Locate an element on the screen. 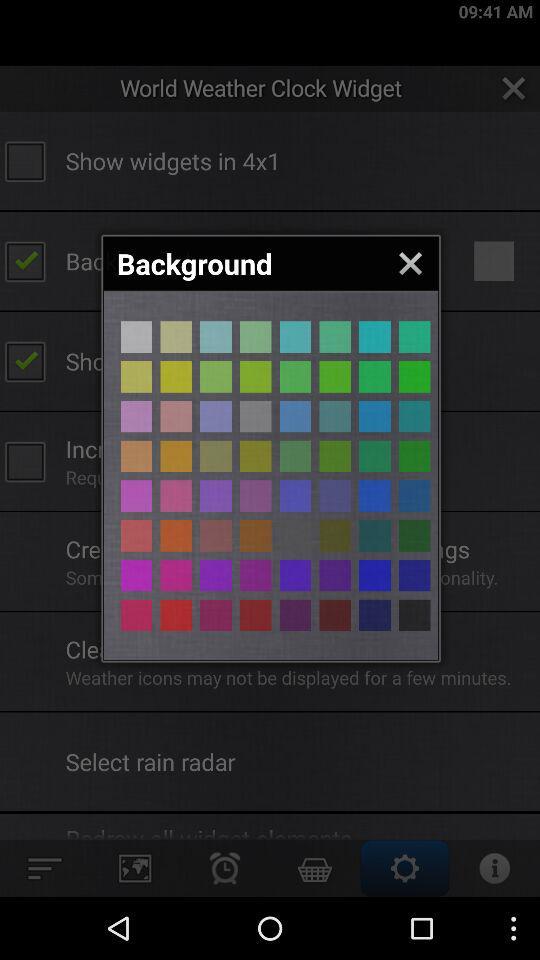  color select is located at coordinates (135, 575).